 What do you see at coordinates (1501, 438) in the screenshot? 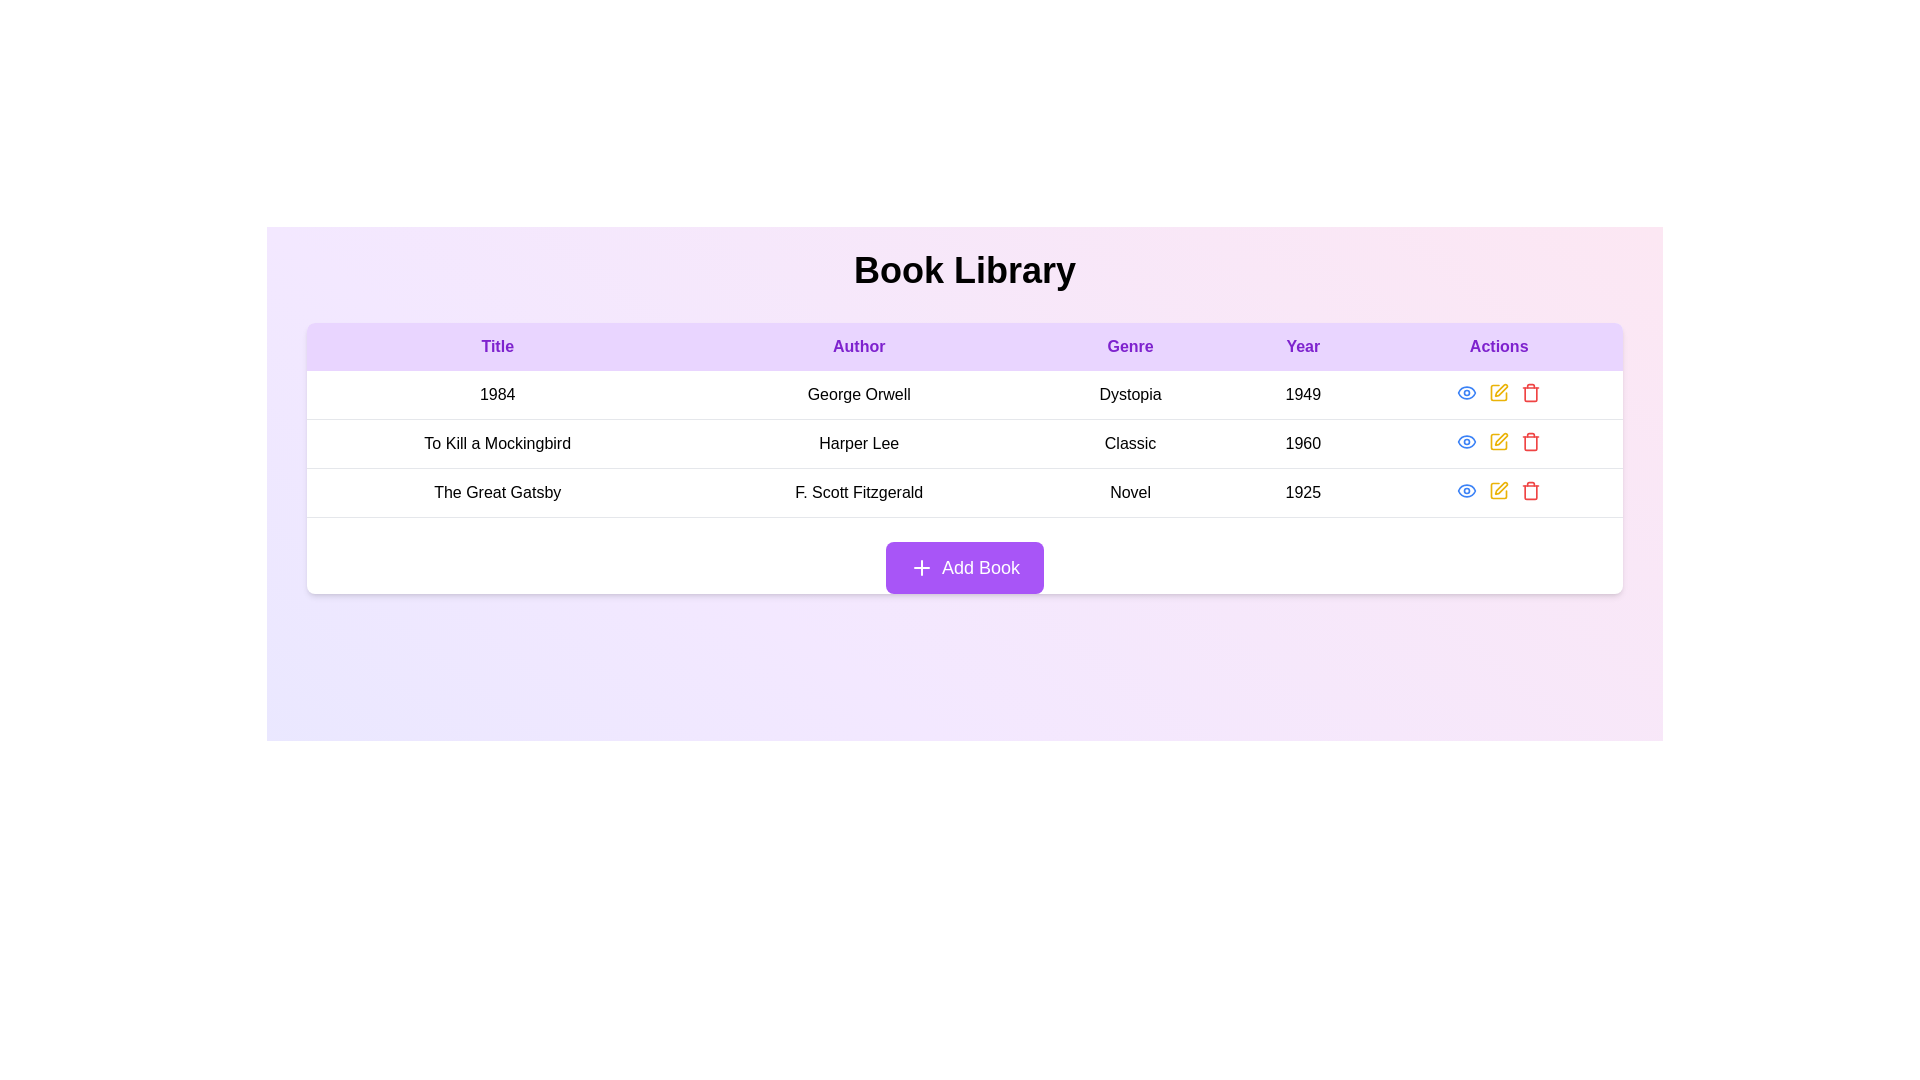
I see `the yellow pen icon in the 'Actions' column of the second row for the book 'To Kill a Mockingbird'` at bounding box center [1501, 438].